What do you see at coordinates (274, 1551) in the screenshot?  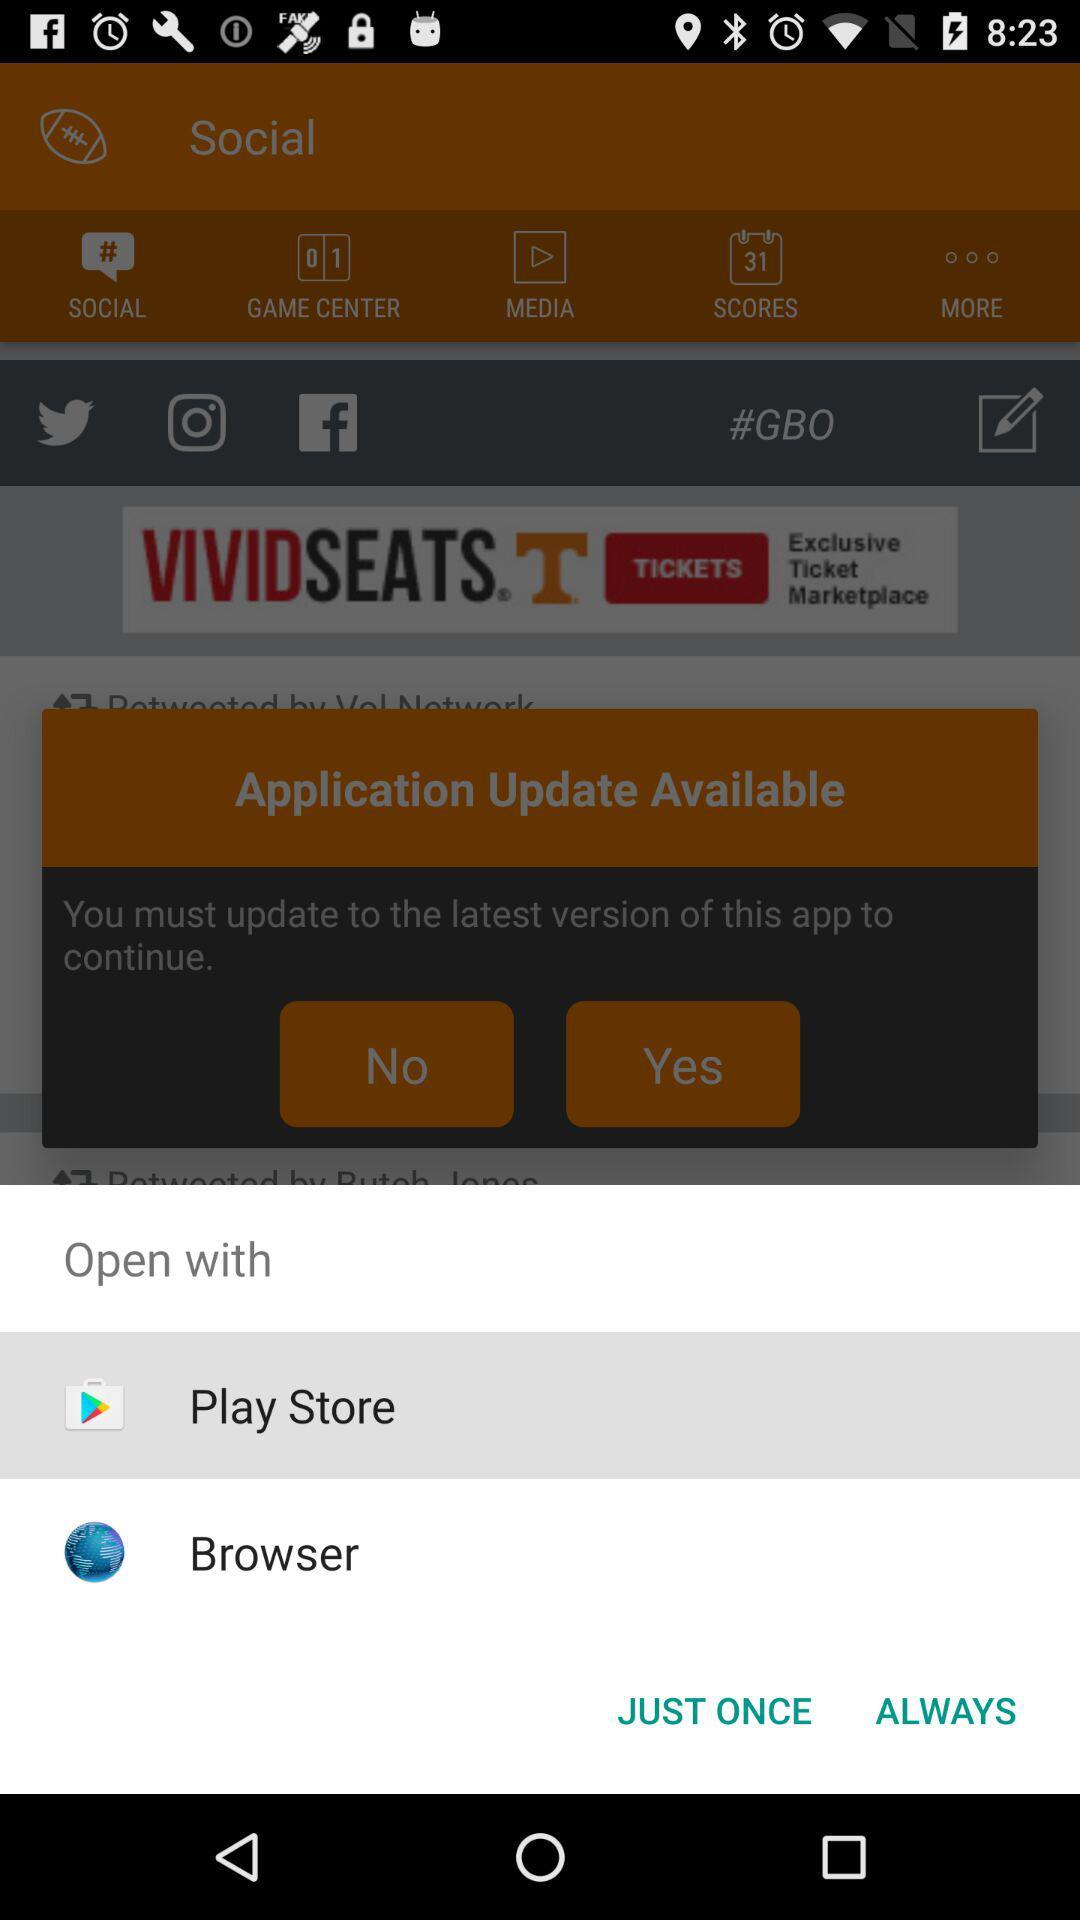 I see `browser` at bounding box center [274, 1551].